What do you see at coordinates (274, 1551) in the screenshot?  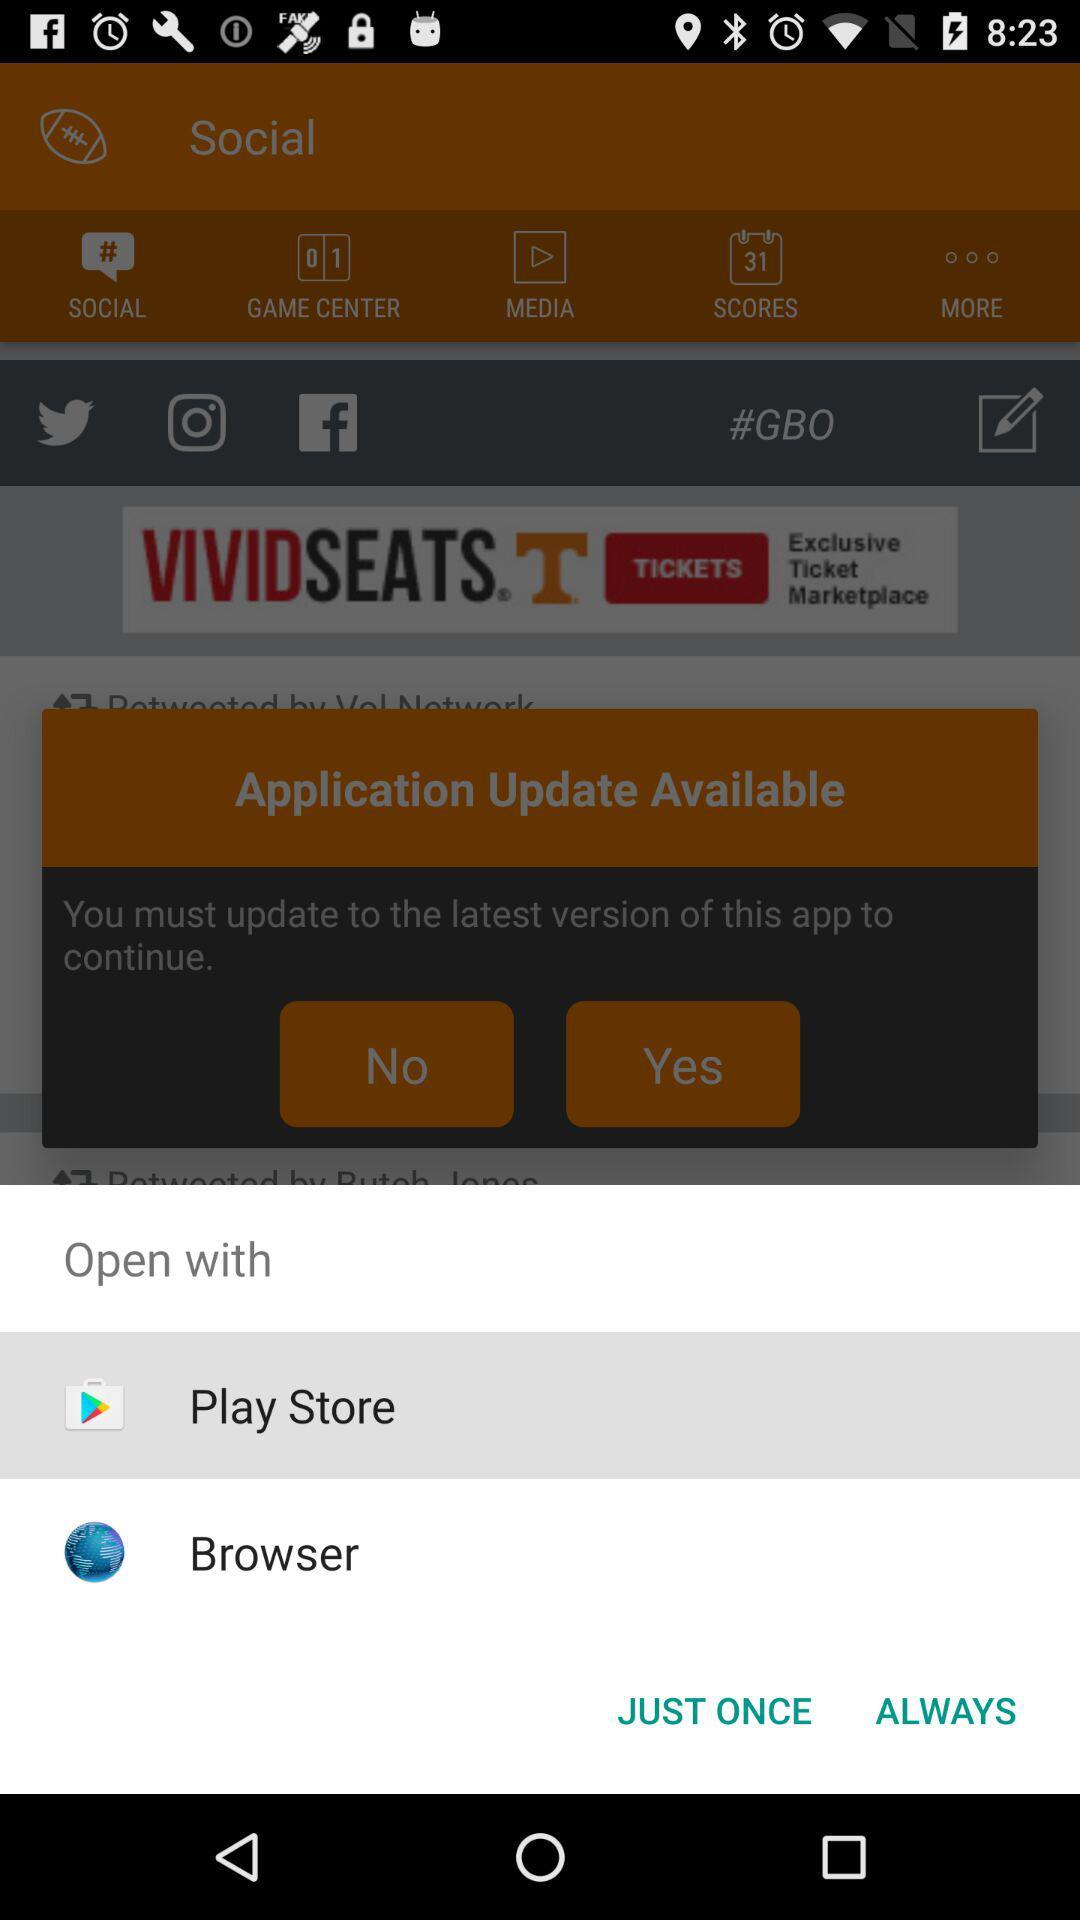 I see `browser` at bounding box center [274, 1551].